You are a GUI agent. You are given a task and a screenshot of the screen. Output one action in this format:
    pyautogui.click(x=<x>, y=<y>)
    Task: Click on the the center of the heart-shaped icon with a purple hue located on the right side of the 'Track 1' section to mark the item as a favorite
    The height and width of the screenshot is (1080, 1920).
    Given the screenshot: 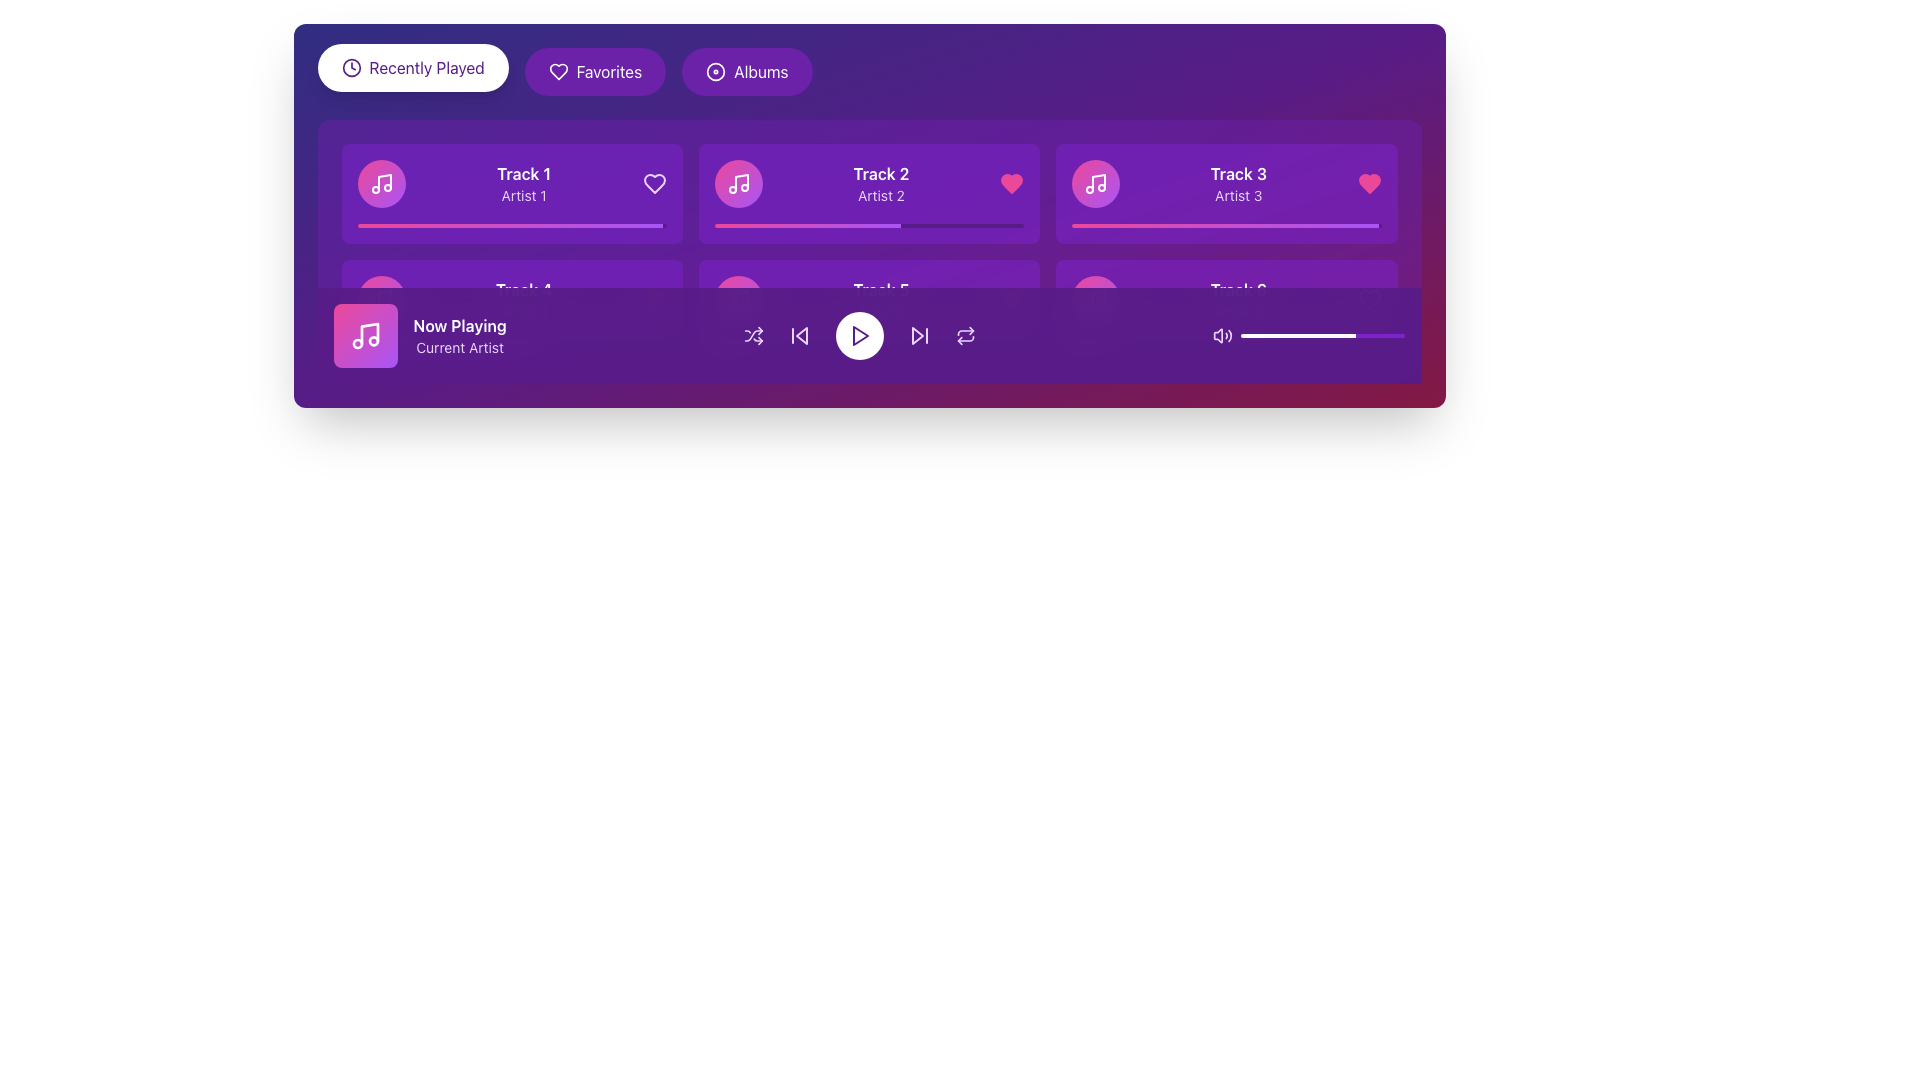 What is the action you would take?
    pyautogui.click(x=654, y=184)
    